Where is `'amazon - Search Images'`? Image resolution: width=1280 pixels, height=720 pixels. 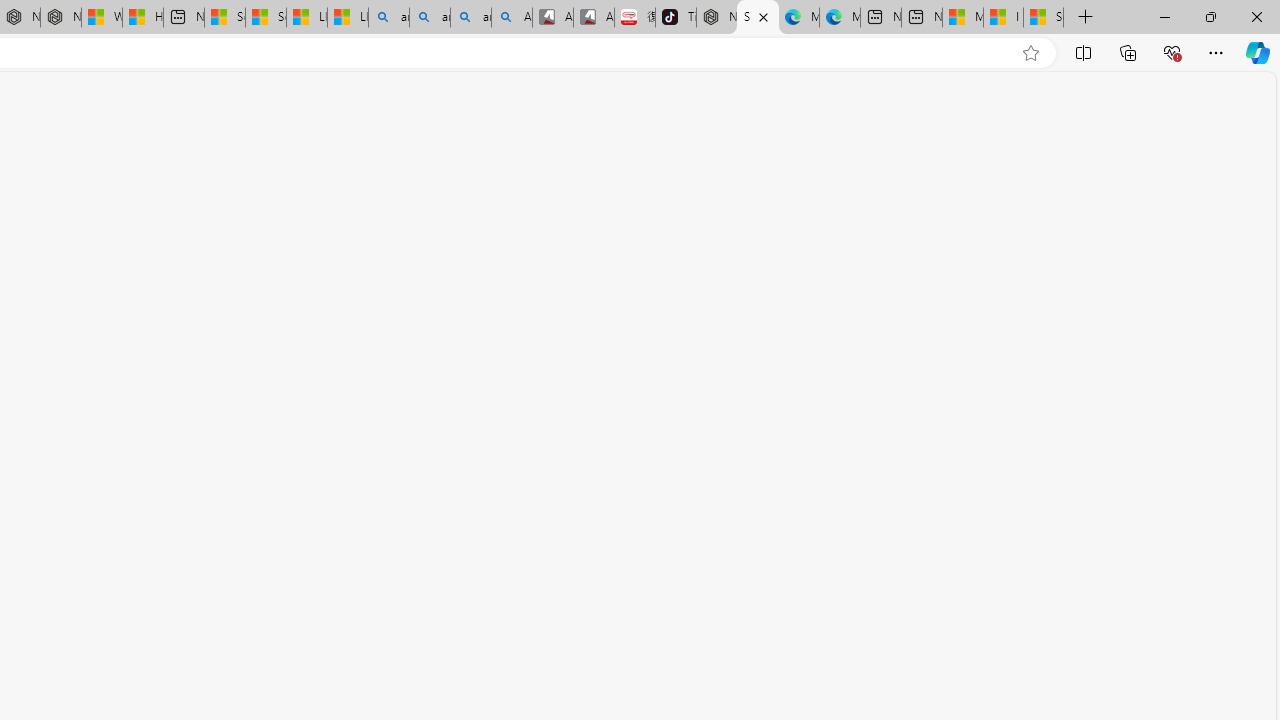
'amazon - Search Images' is located at coordinates (470, 17).